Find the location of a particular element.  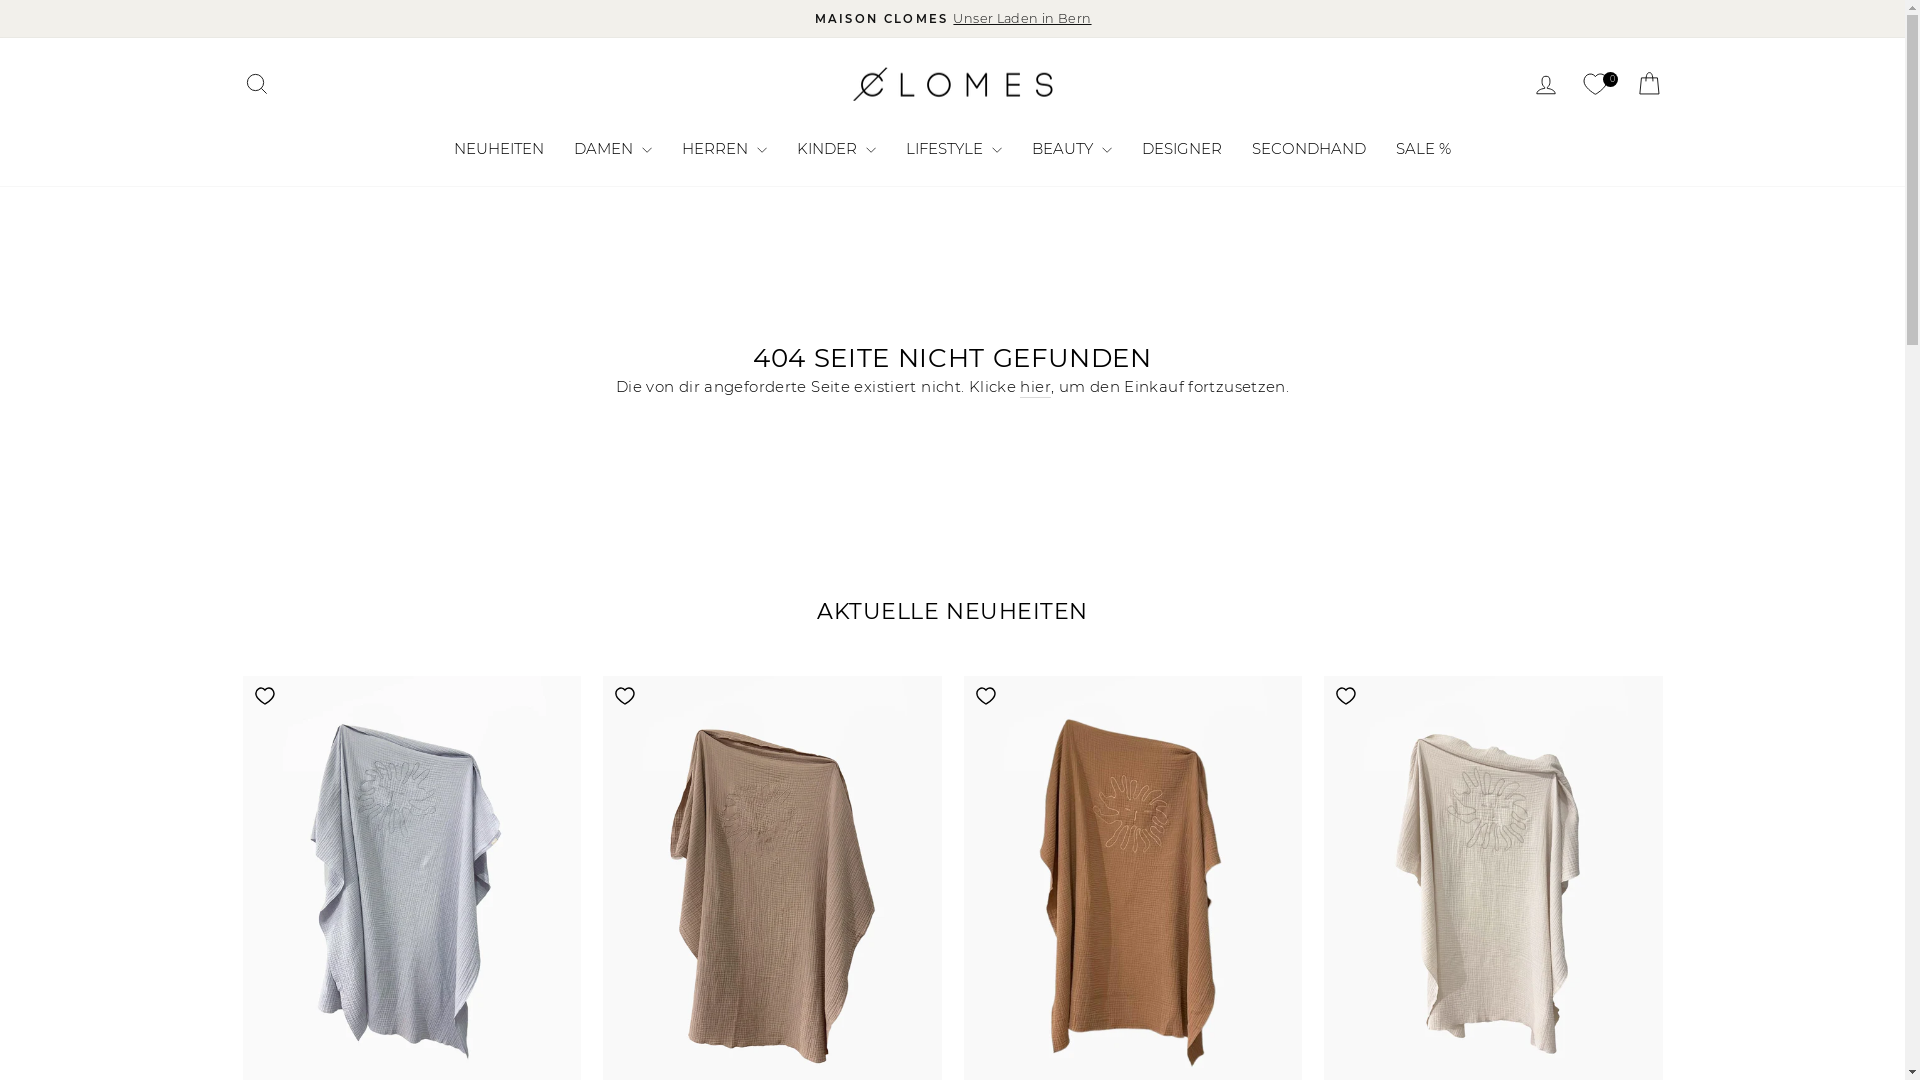

'NEUHEITEN' is located at coordinates (437, 146).